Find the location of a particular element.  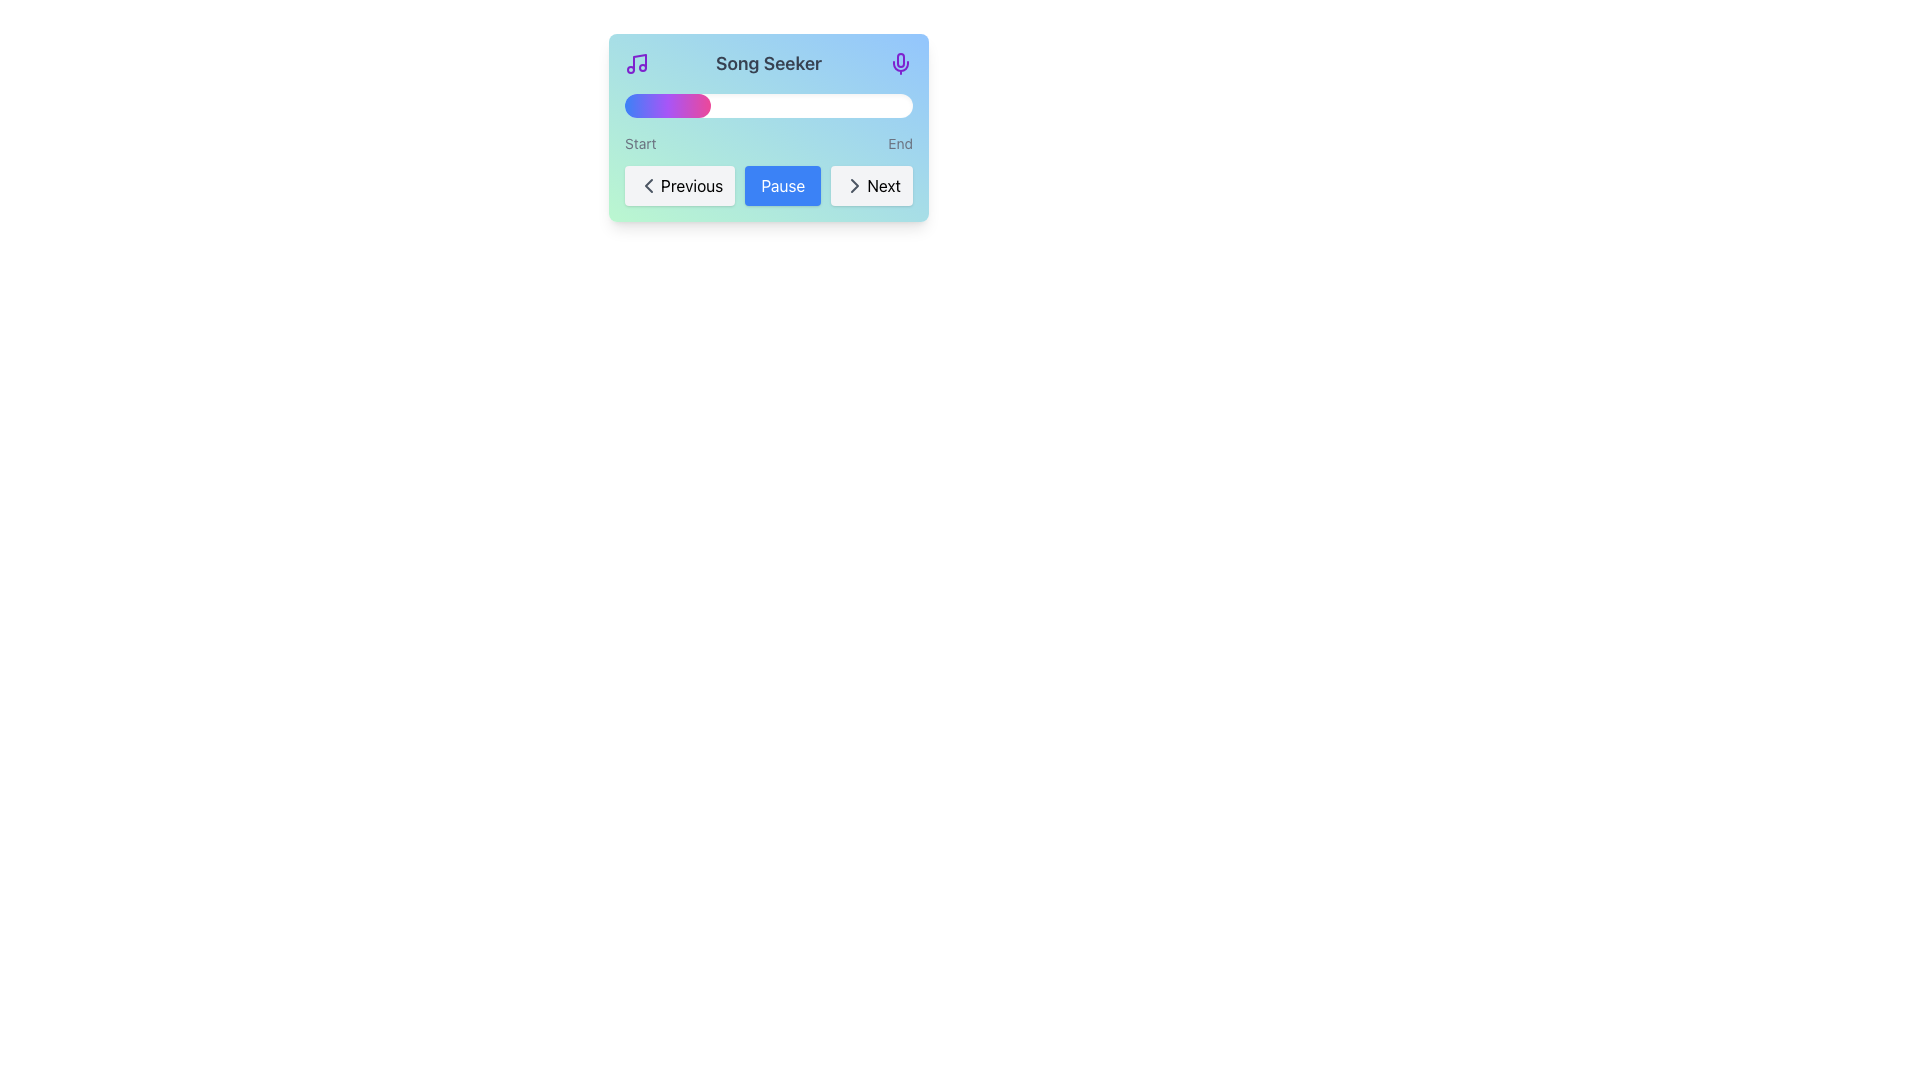

the slider value is located at coordinates (788, 105).